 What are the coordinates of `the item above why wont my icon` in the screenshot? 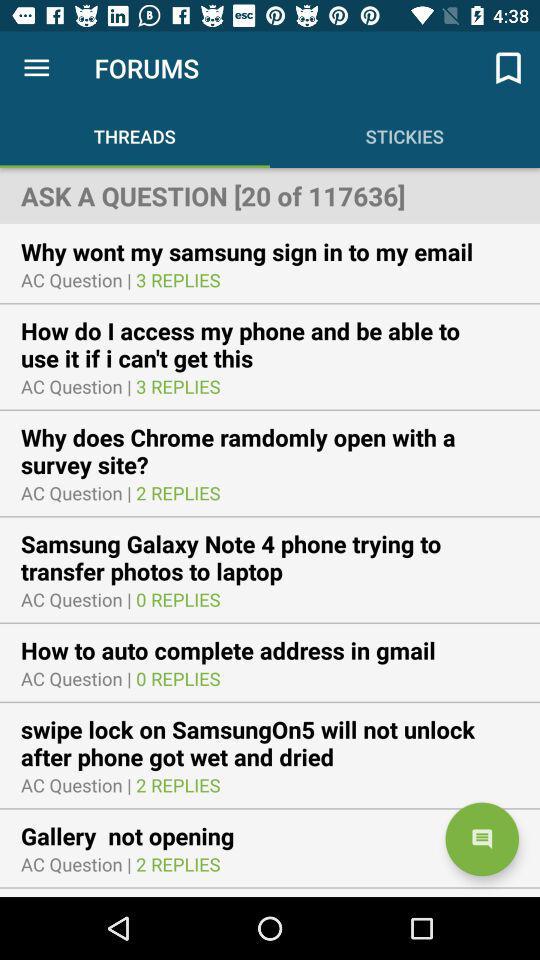 It's located at (270, 195).